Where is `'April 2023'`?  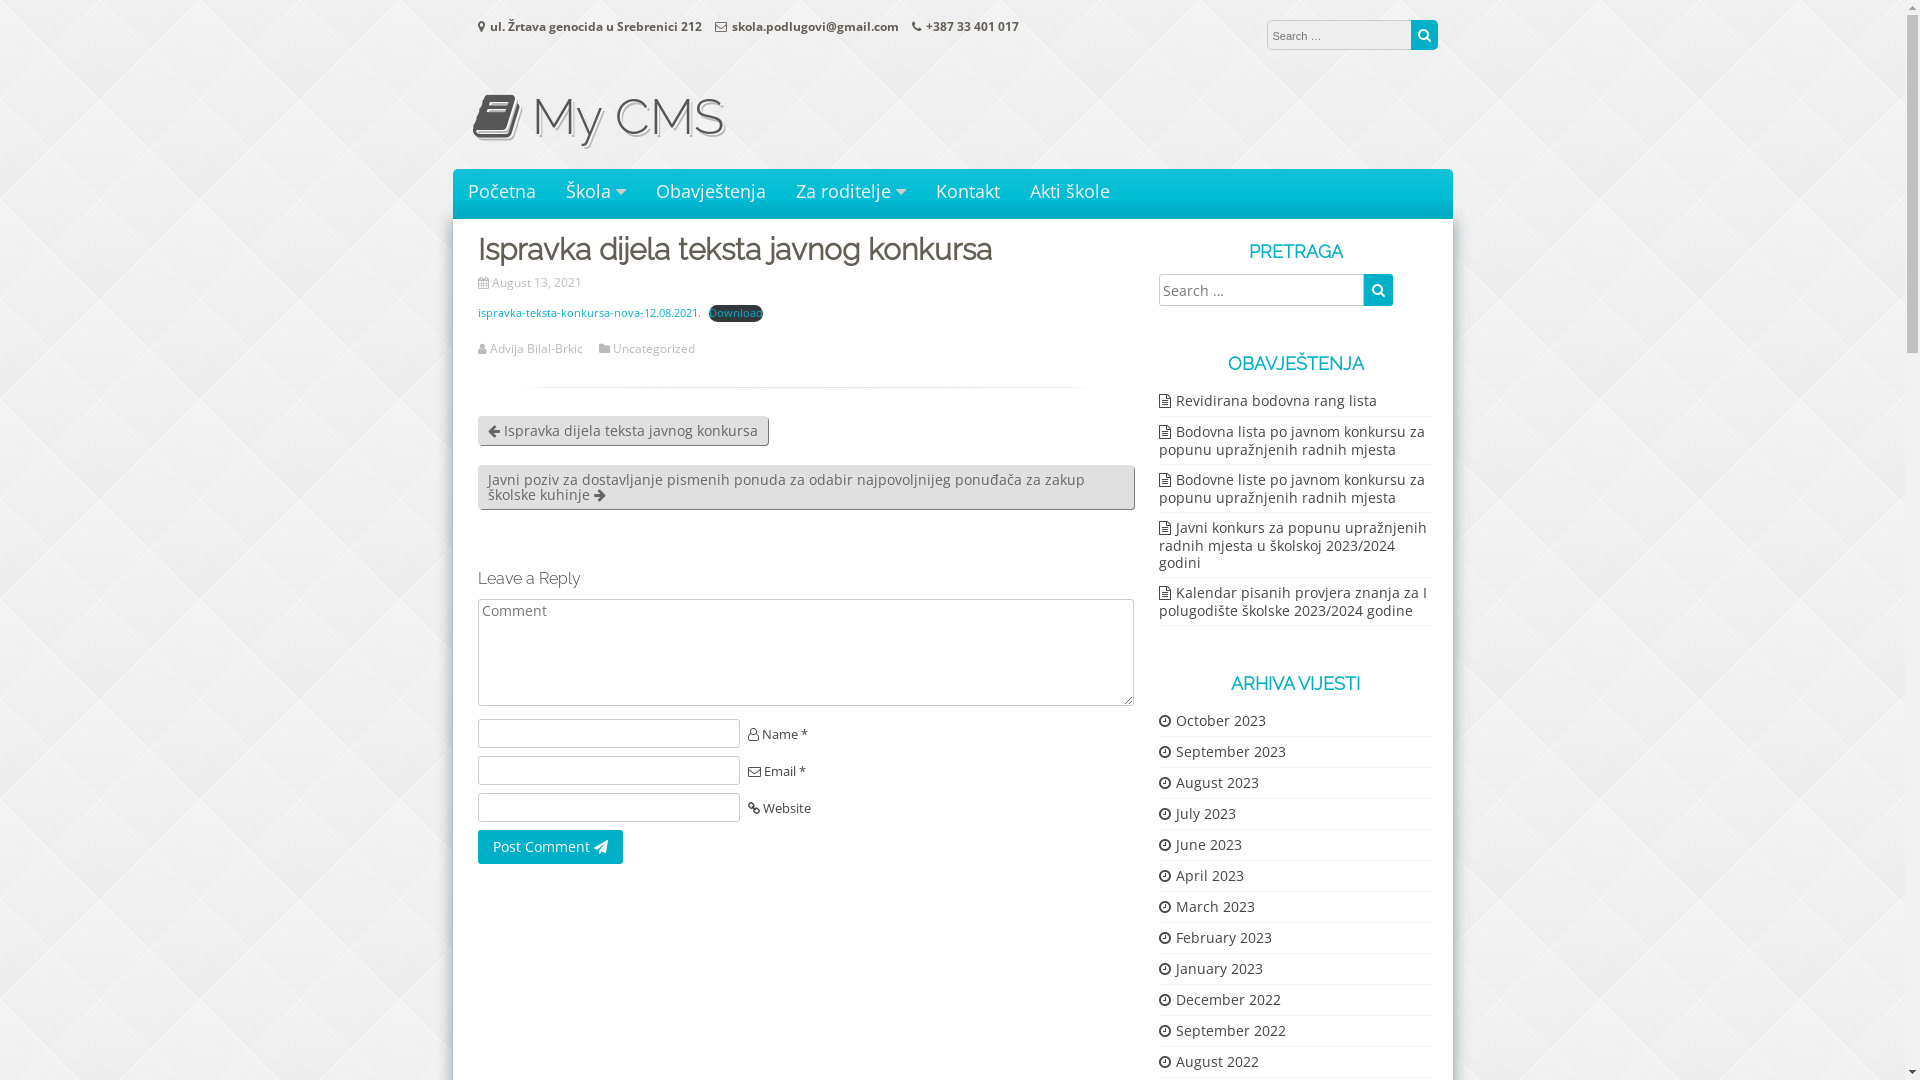
'April 2023' is located at coordinates (1200, 874).